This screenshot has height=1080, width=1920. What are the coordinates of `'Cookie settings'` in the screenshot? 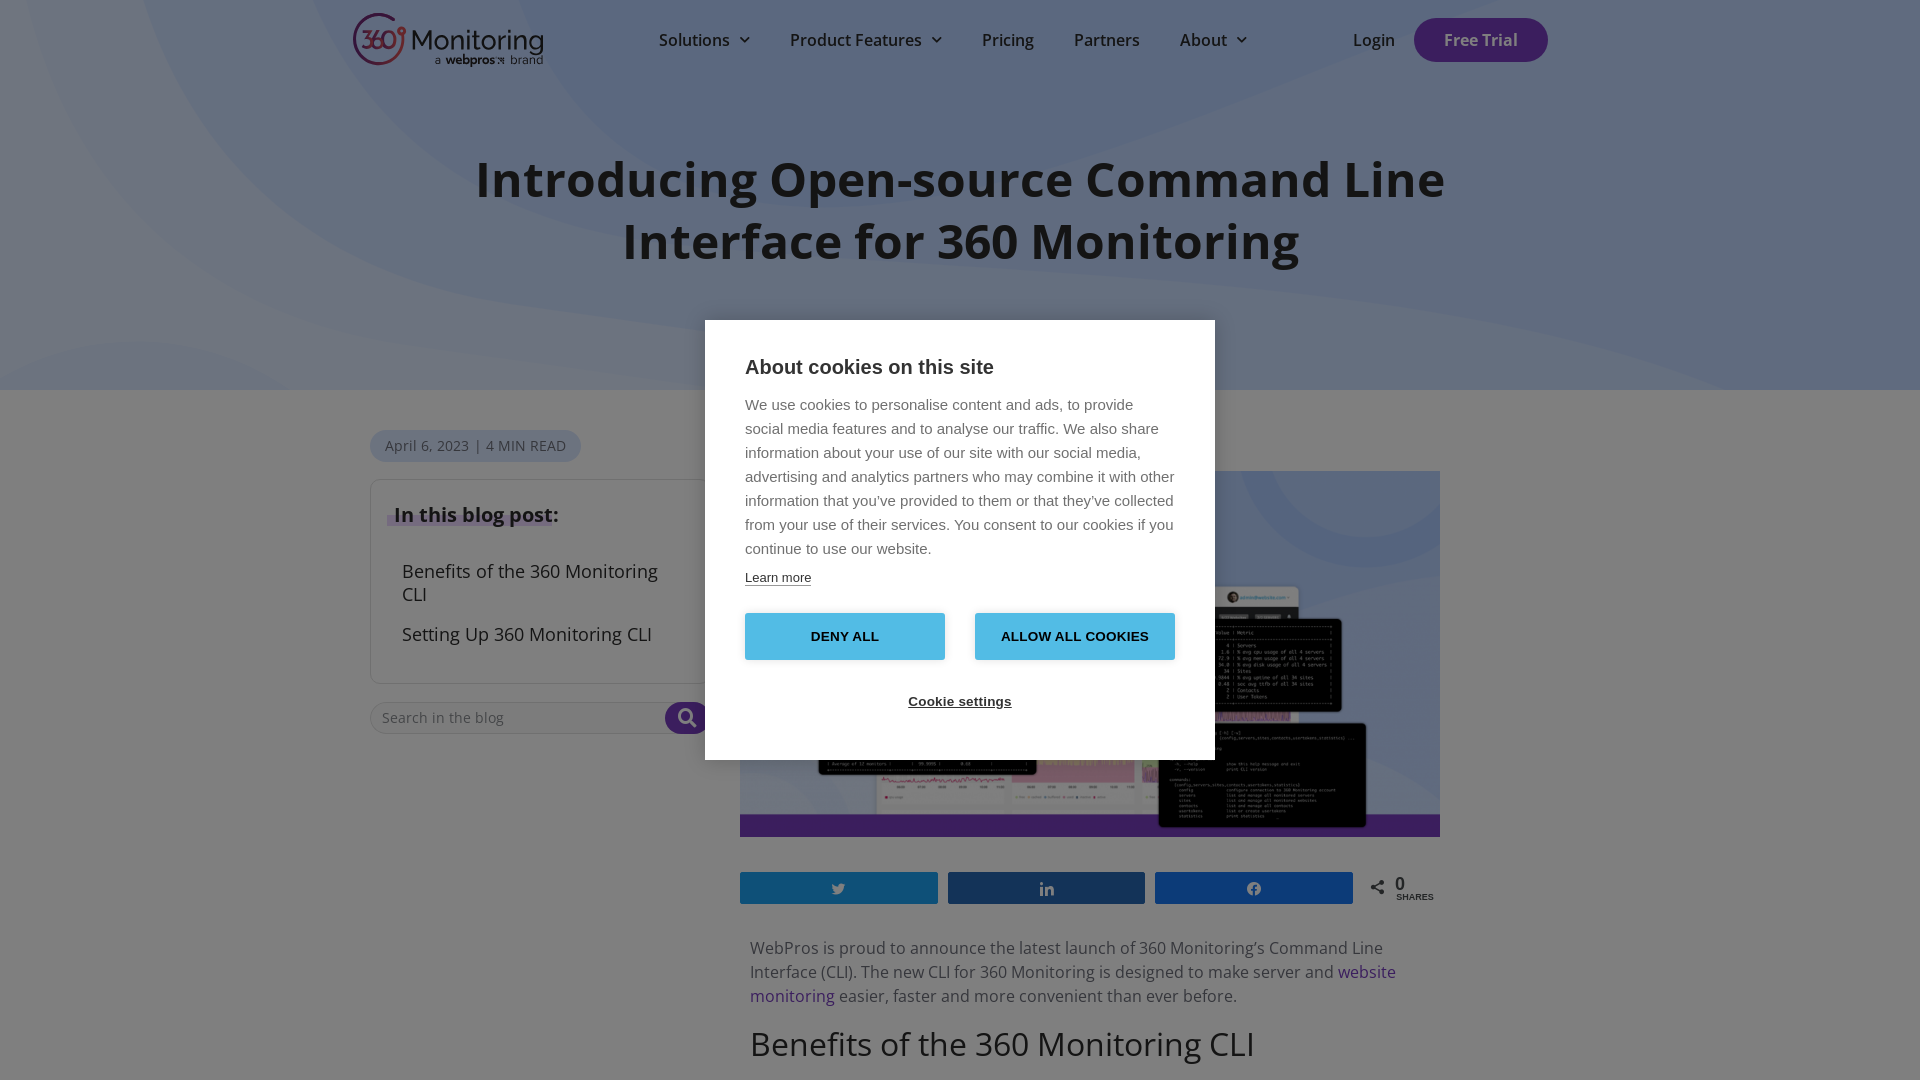 It's located at (960, 700).